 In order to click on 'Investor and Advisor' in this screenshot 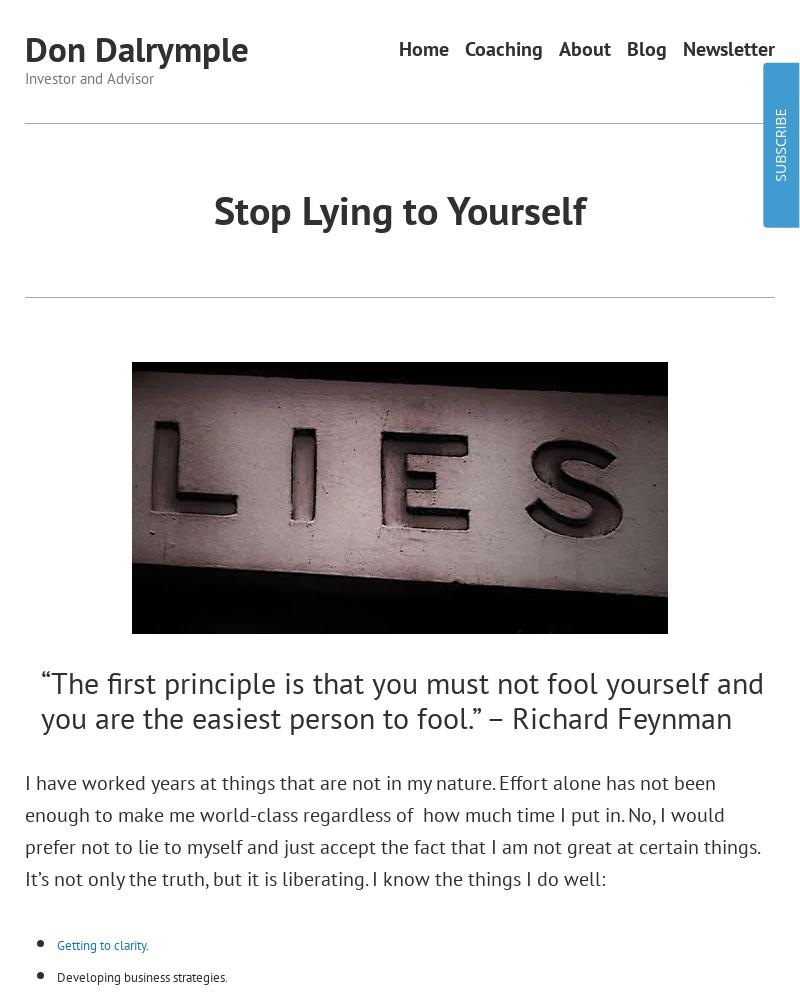, I will do `click(89, 76)`.